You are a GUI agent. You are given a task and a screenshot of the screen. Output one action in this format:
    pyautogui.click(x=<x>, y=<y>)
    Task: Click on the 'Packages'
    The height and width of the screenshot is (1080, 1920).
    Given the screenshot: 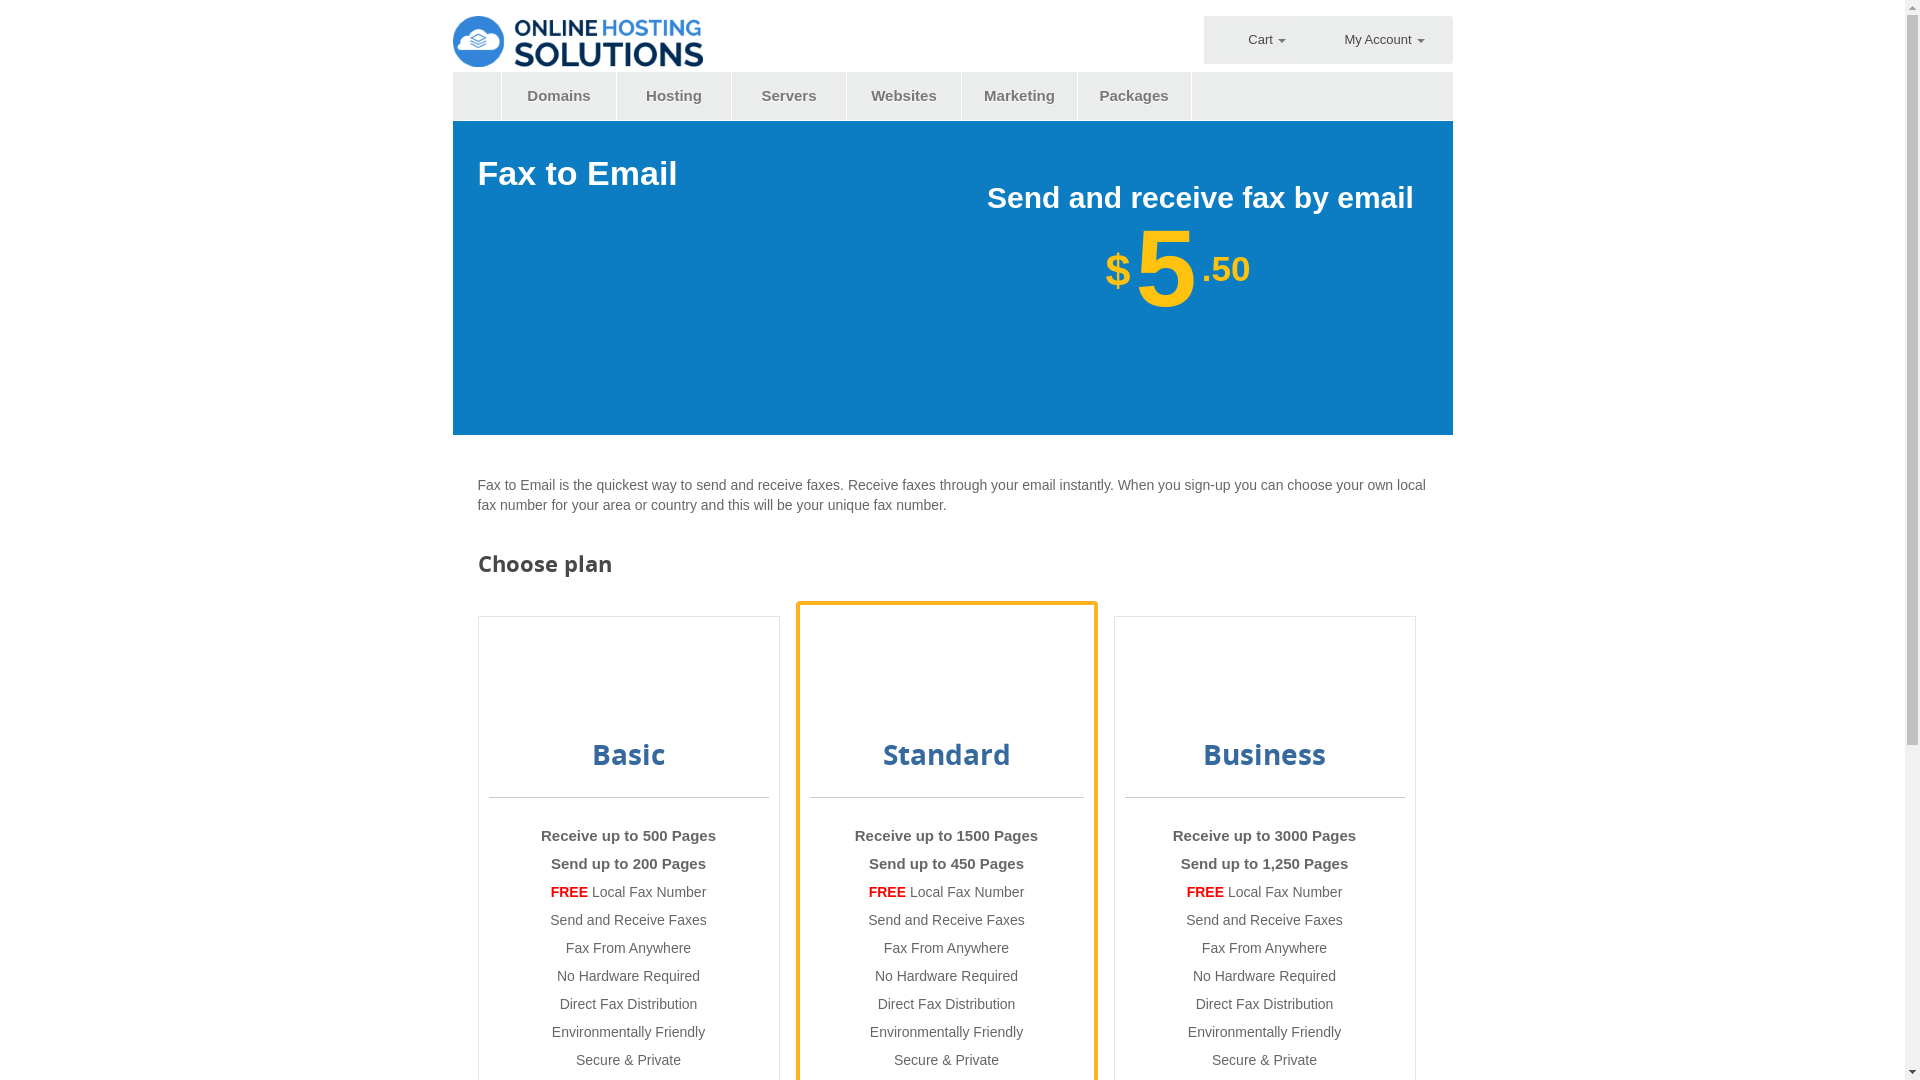 What is the action you would take?
    pyautogui.click(x=1077, y=96)
    